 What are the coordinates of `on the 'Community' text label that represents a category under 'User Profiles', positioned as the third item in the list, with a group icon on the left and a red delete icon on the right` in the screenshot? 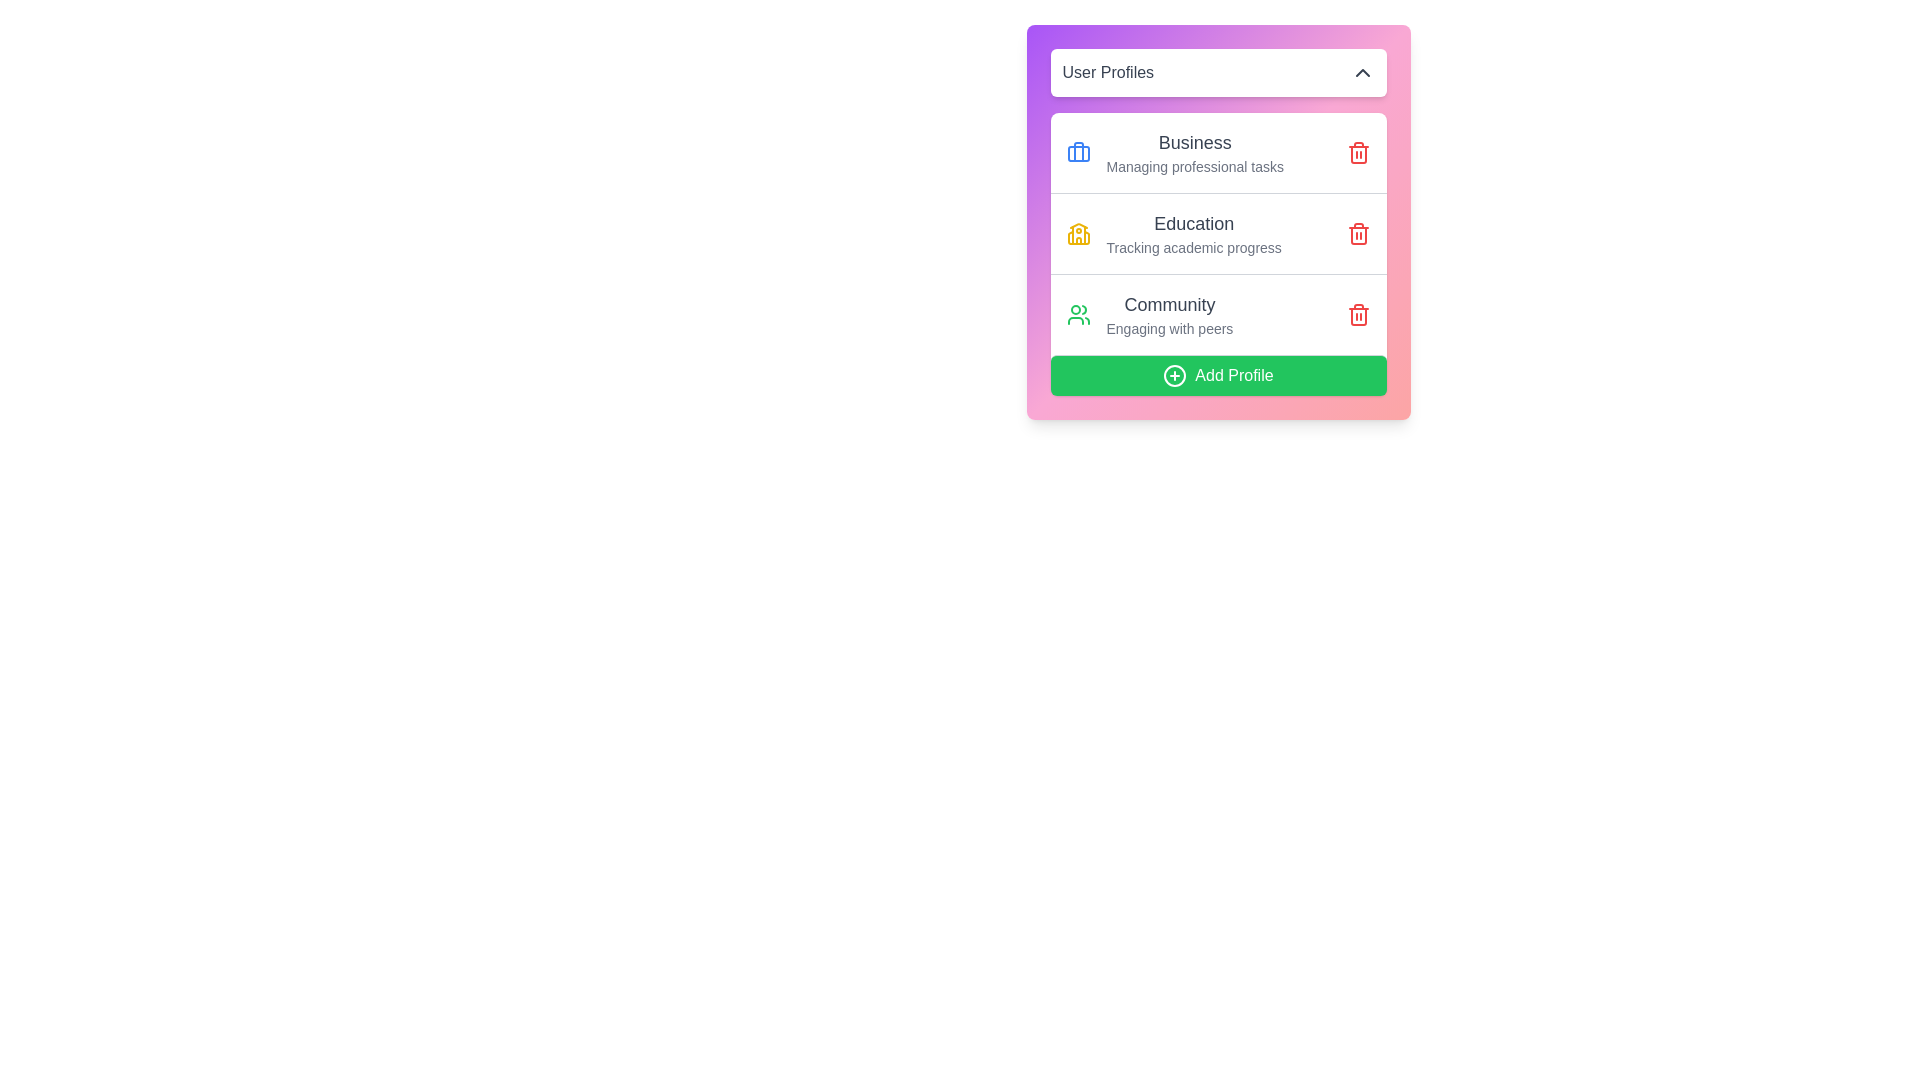 It's located at (1169, 315).